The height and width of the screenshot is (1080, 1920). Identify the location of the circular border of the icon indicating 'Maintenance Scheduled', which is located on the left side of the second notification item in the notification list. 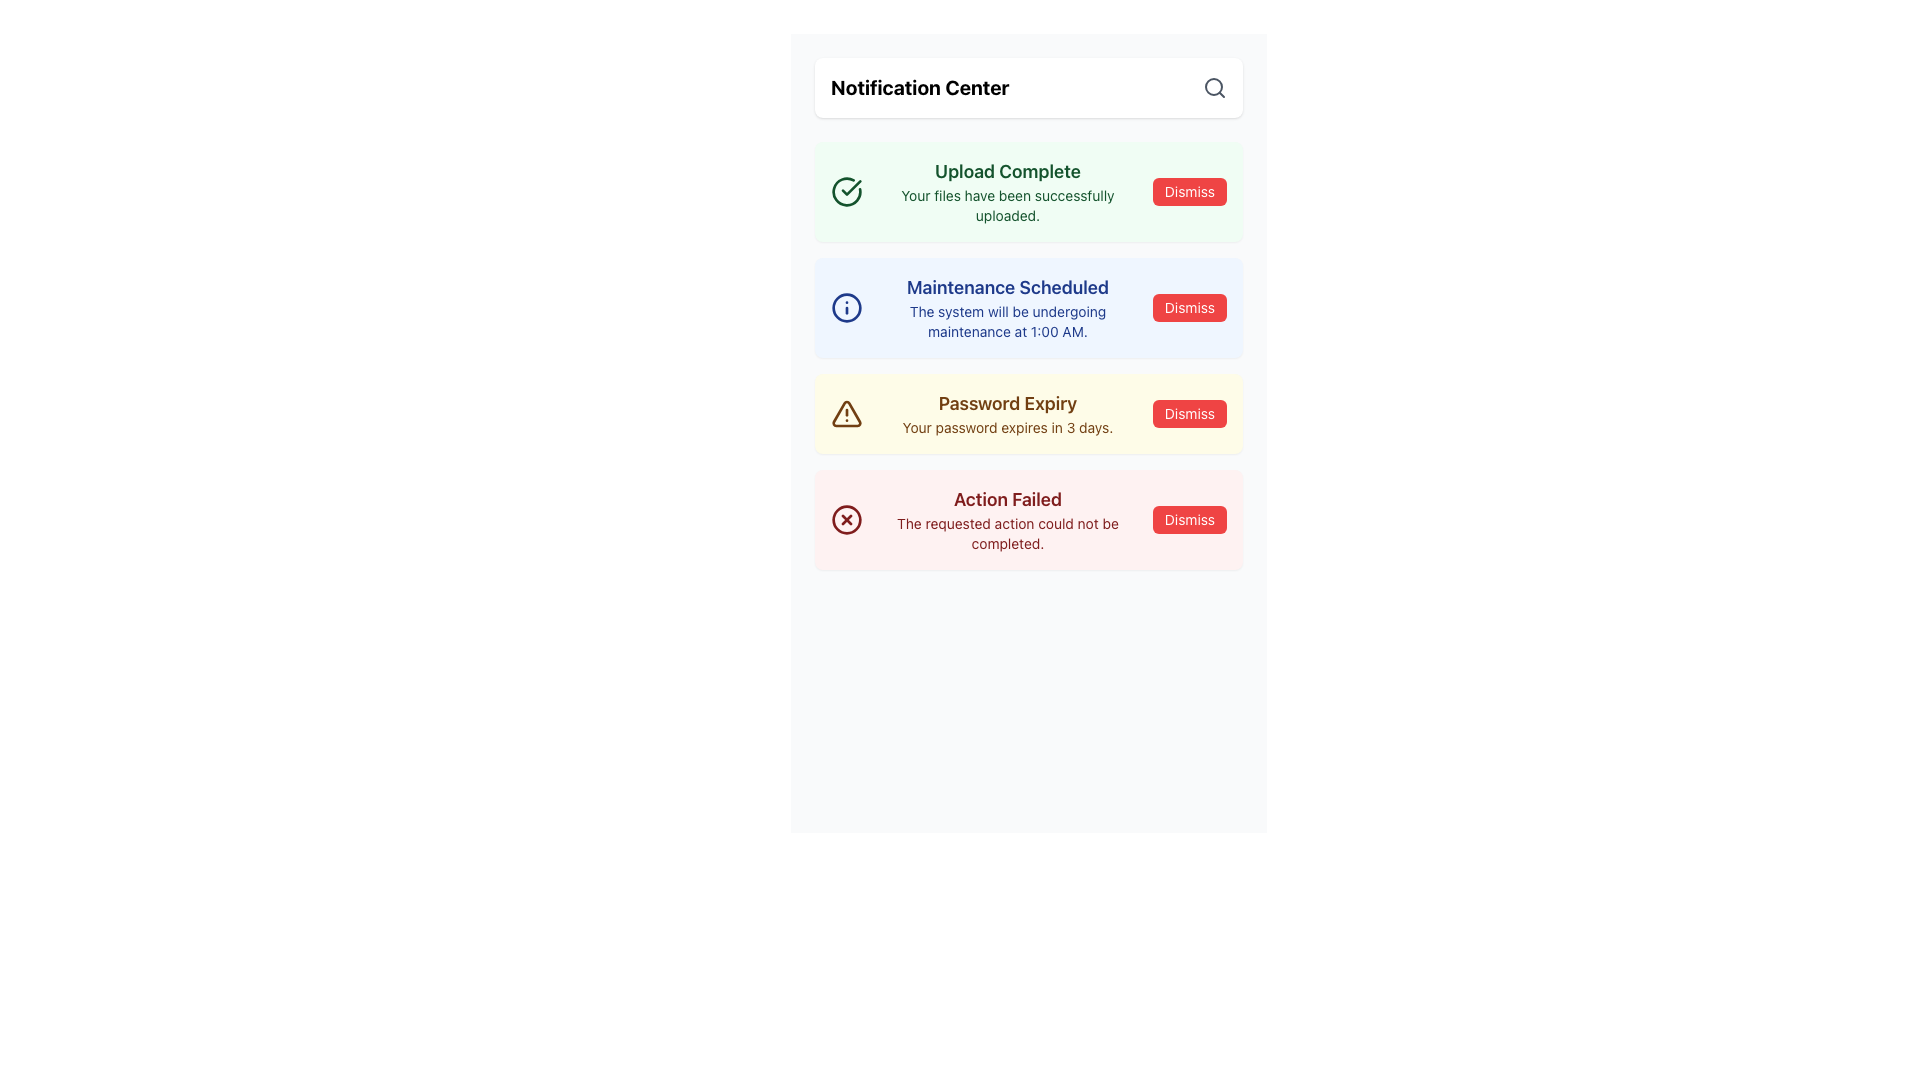
(846, 308).